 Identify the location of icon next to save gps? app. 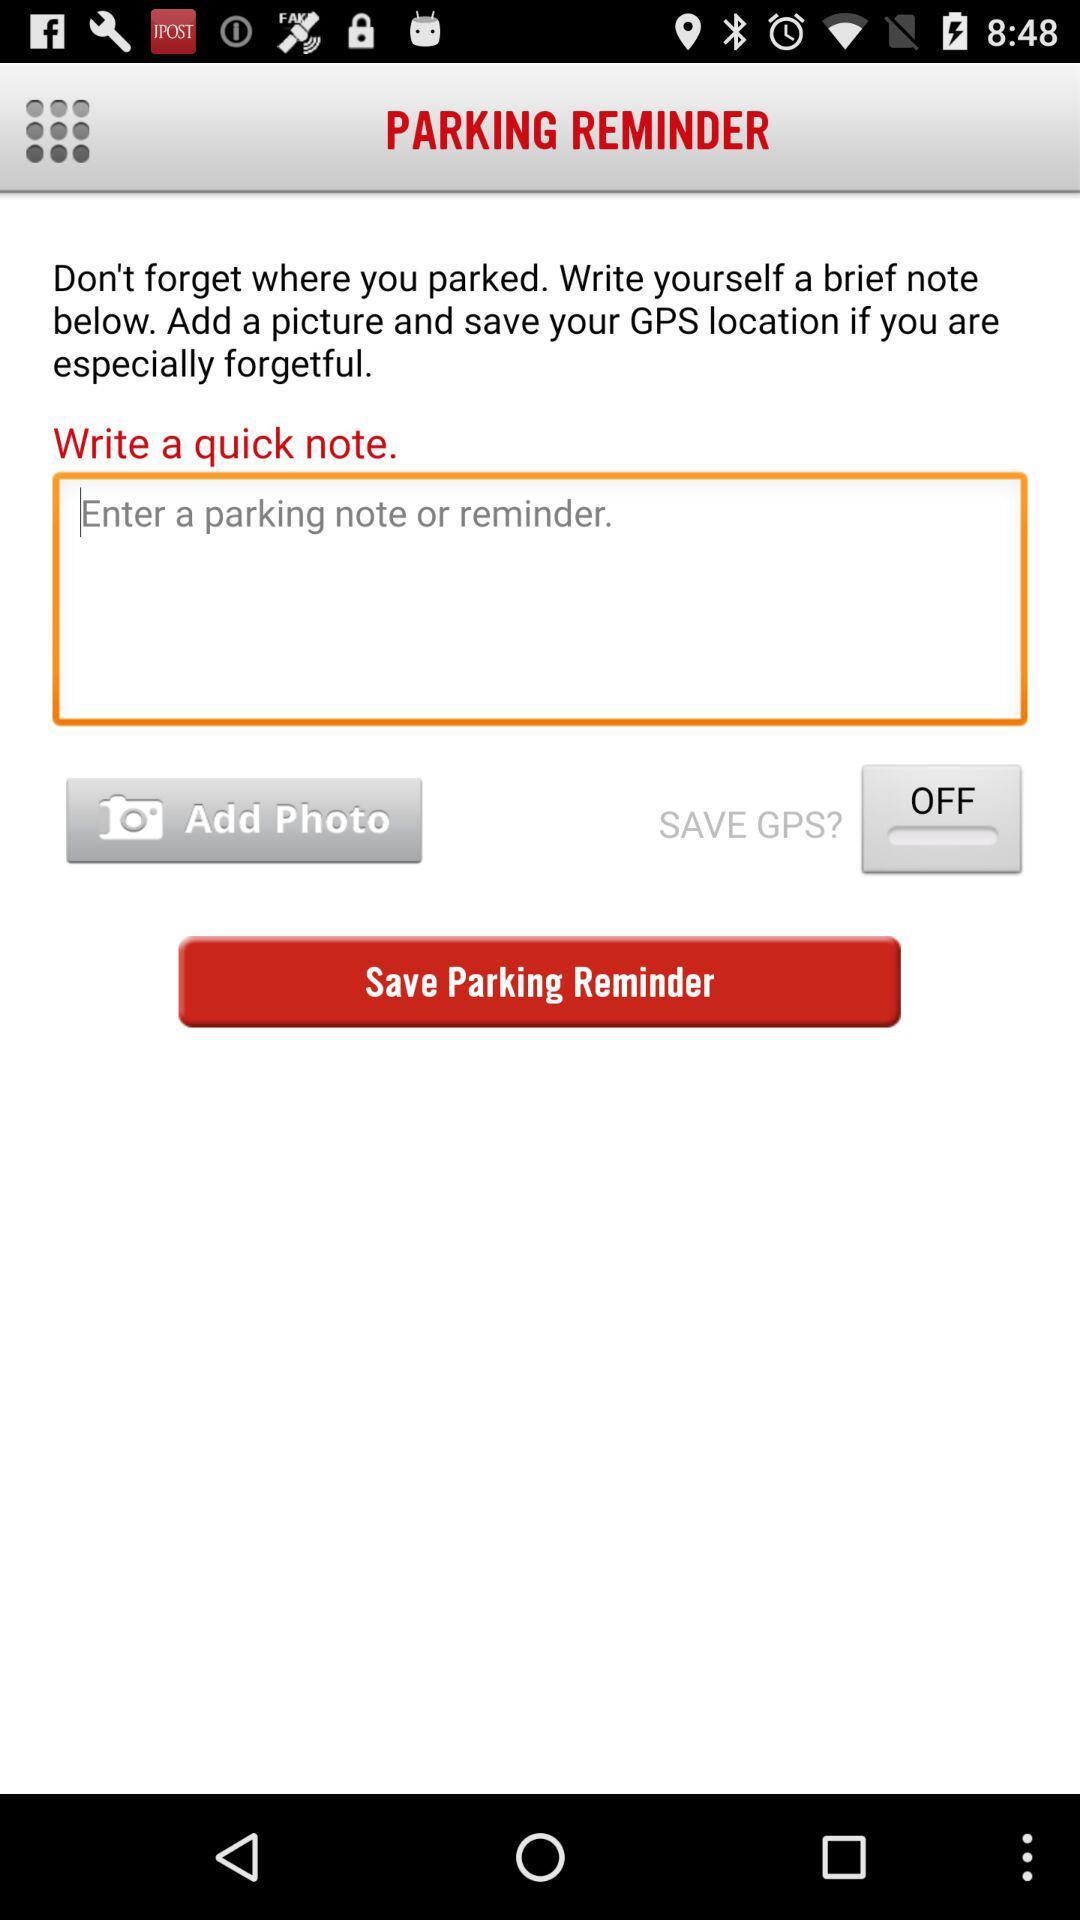
(243, 821).